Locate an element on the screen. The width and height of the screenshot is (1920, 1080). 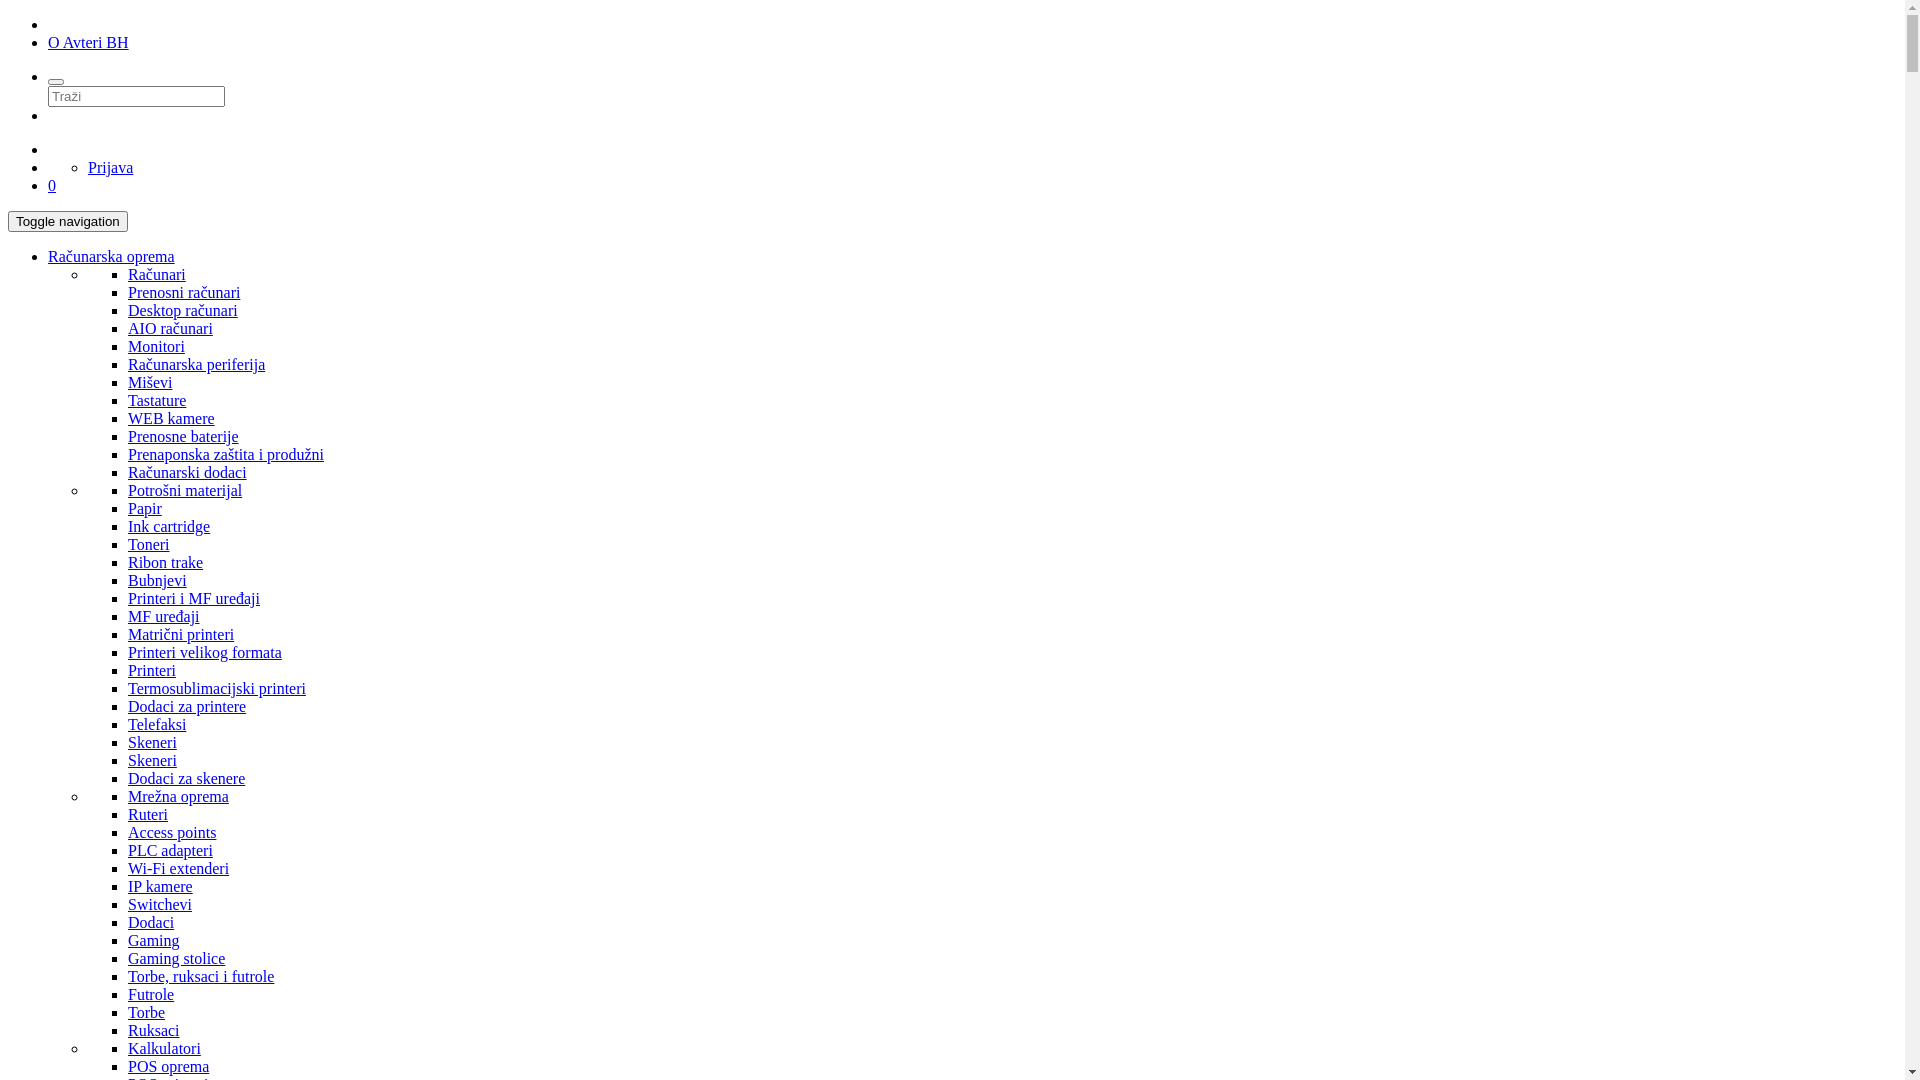
'Skeneri' is located at coordinates (151, 742).